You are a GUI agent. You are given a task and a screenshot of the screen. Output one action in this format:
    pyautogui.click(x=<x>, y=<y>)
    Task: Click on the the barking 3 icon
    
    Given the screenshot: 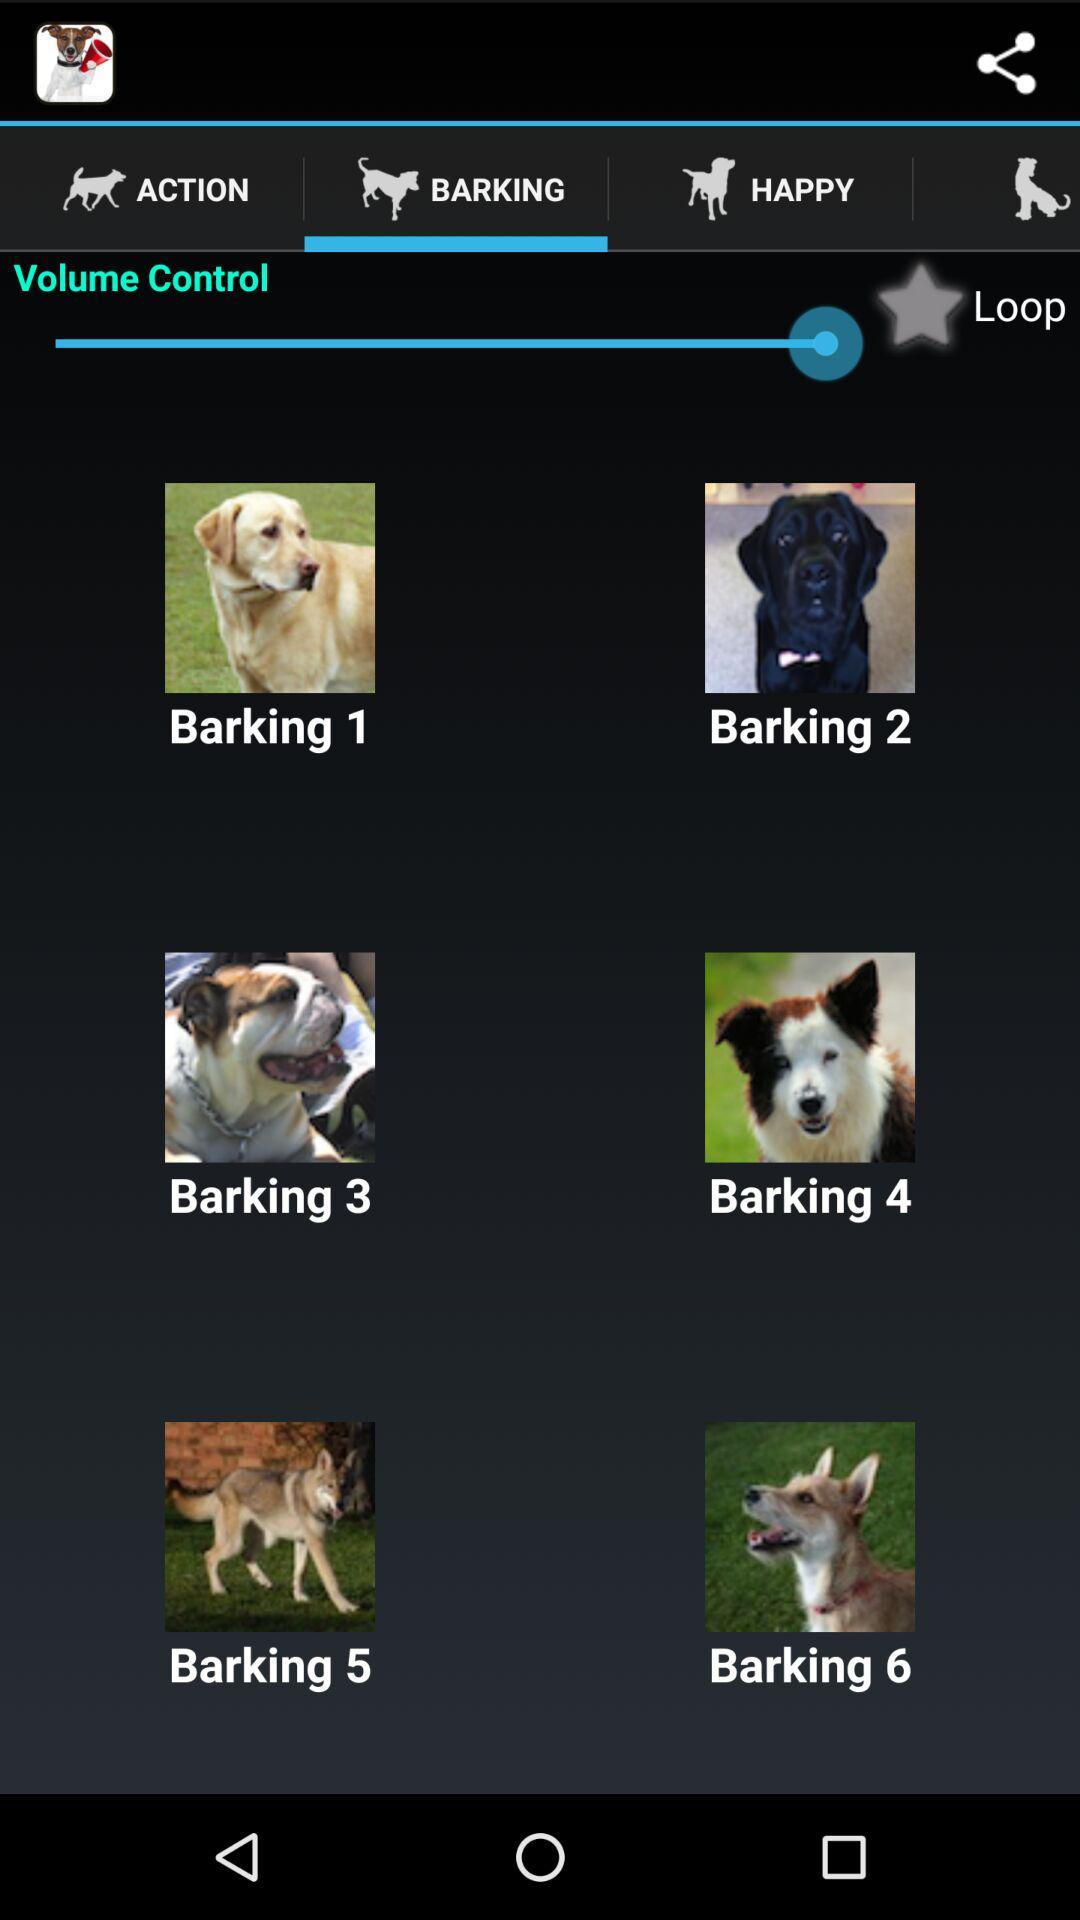 What is the action you would take?
    pyautogui.click(x=270, y=1088)
    